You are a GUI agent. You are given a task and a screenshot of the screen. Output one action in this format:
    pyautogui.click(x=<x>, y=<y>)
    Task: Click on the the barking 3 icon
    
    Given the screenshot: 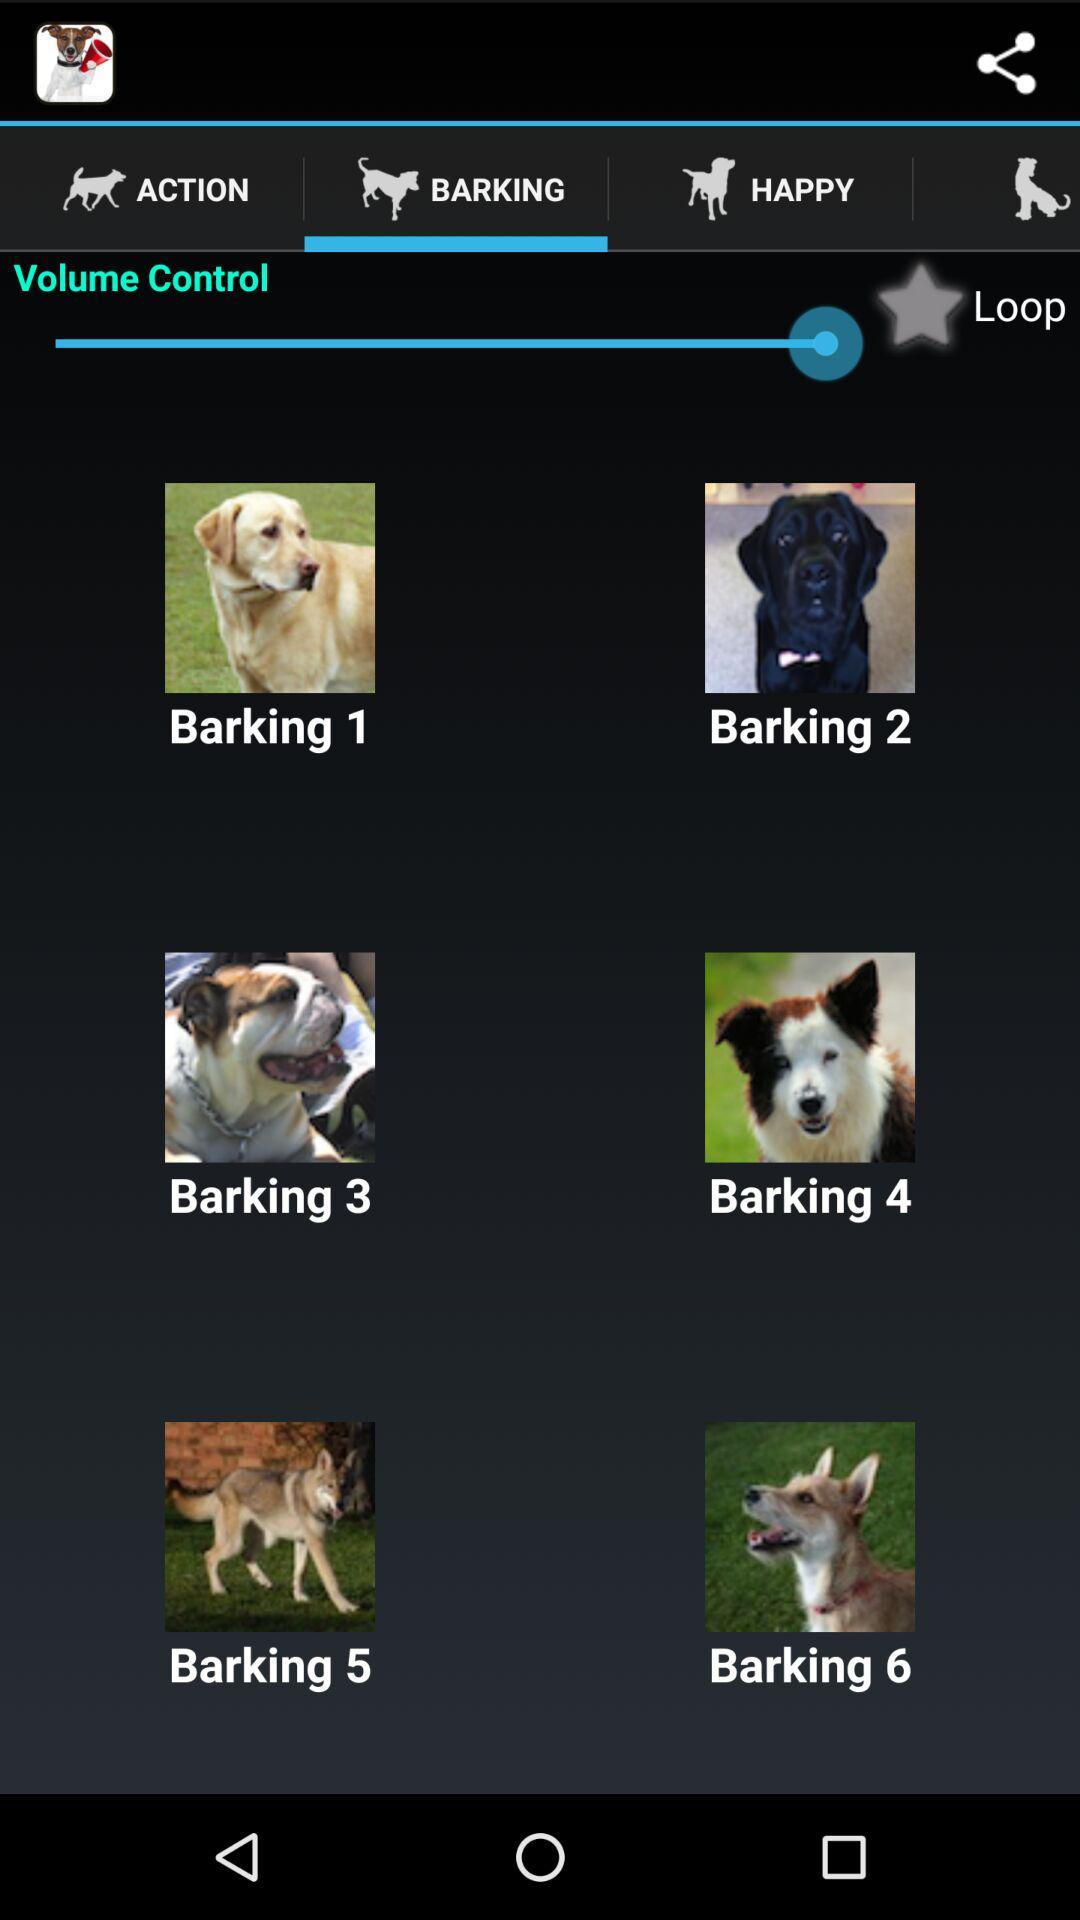 What is the action you would take?
    pyautogui.click(x=270, y=1088)
    